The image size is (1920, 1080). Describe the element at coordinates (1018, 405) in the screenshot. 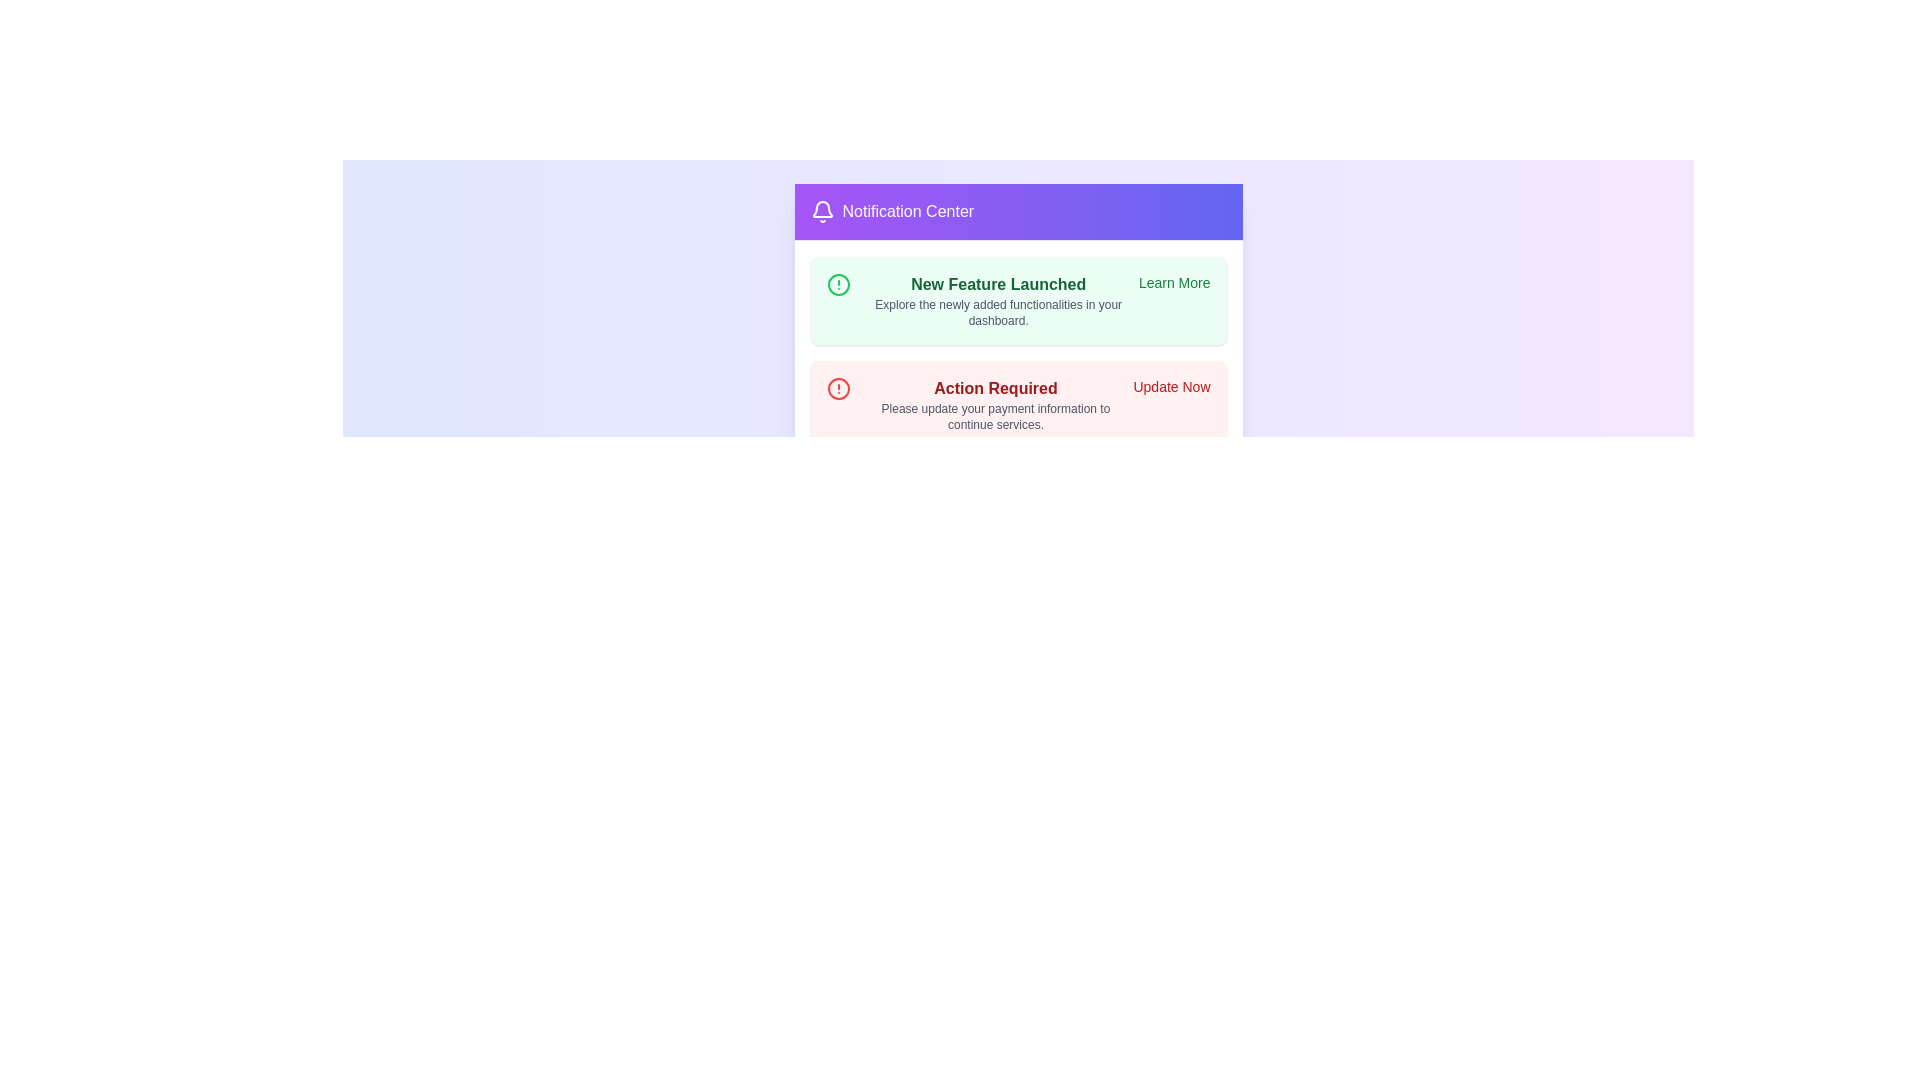

I see `the warning icon in the notification banner styled with a red background, which contains the bold text 'Action Required' and the actionable link 'Update Now'` at that location.